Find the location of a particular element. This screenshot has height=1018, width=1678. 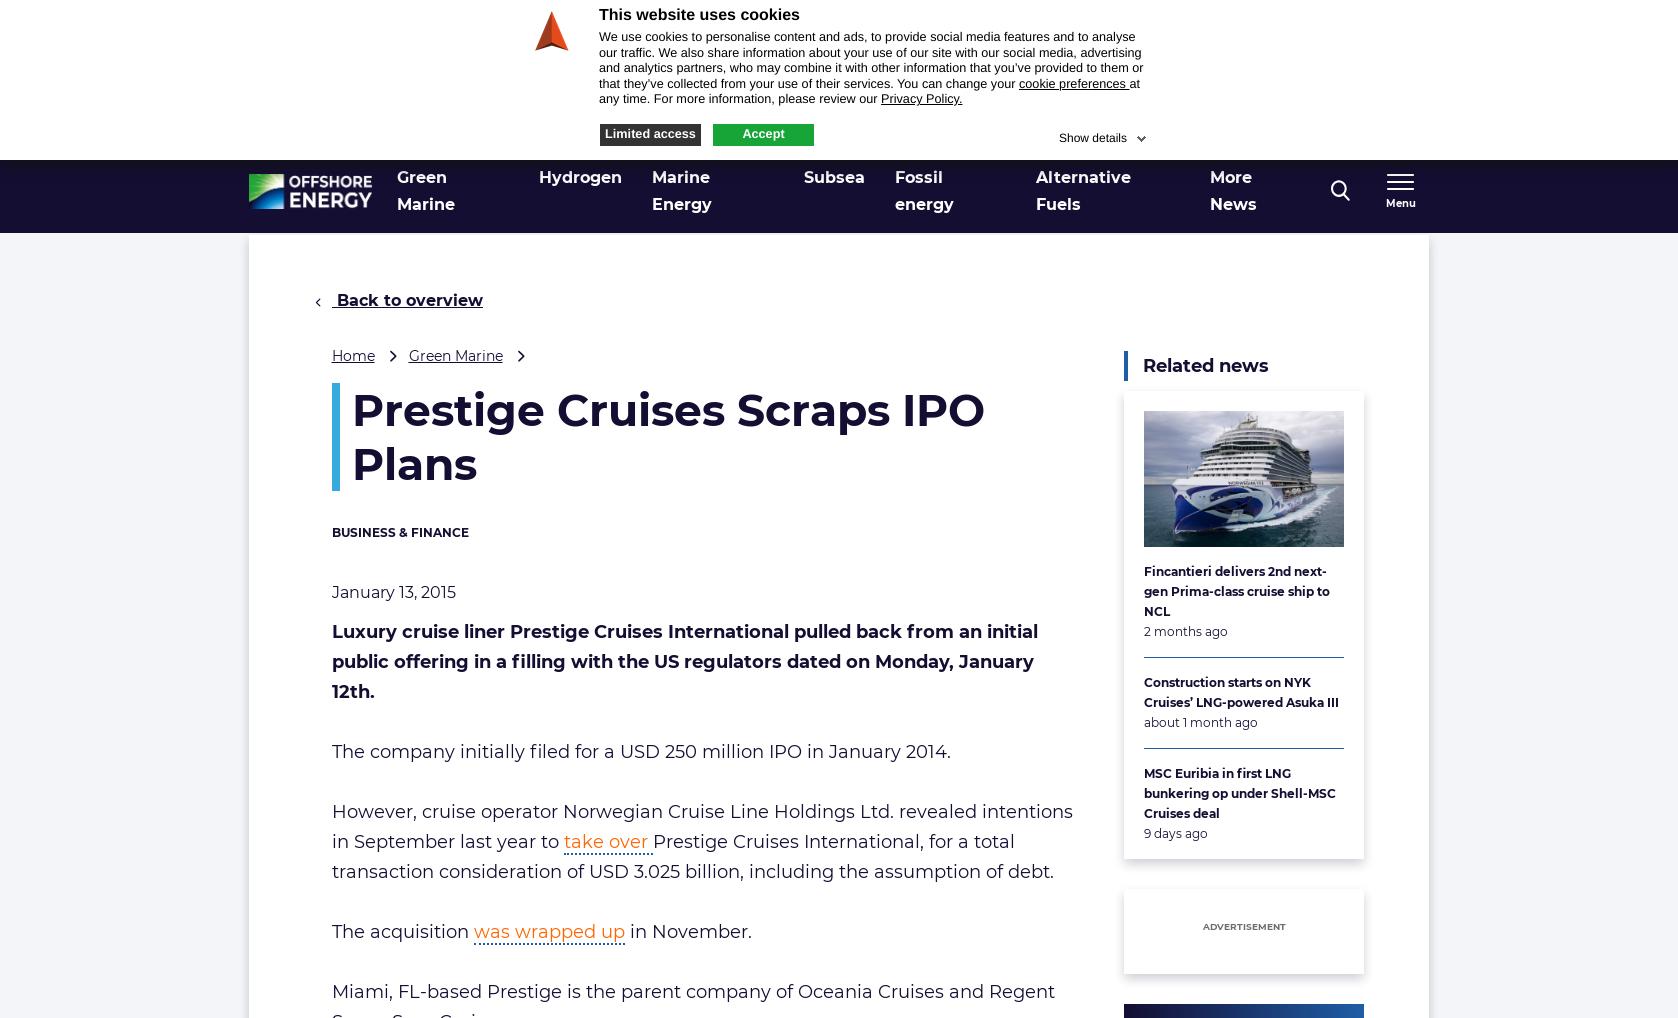

'Back to overview' is located at coordinates (407, 300).